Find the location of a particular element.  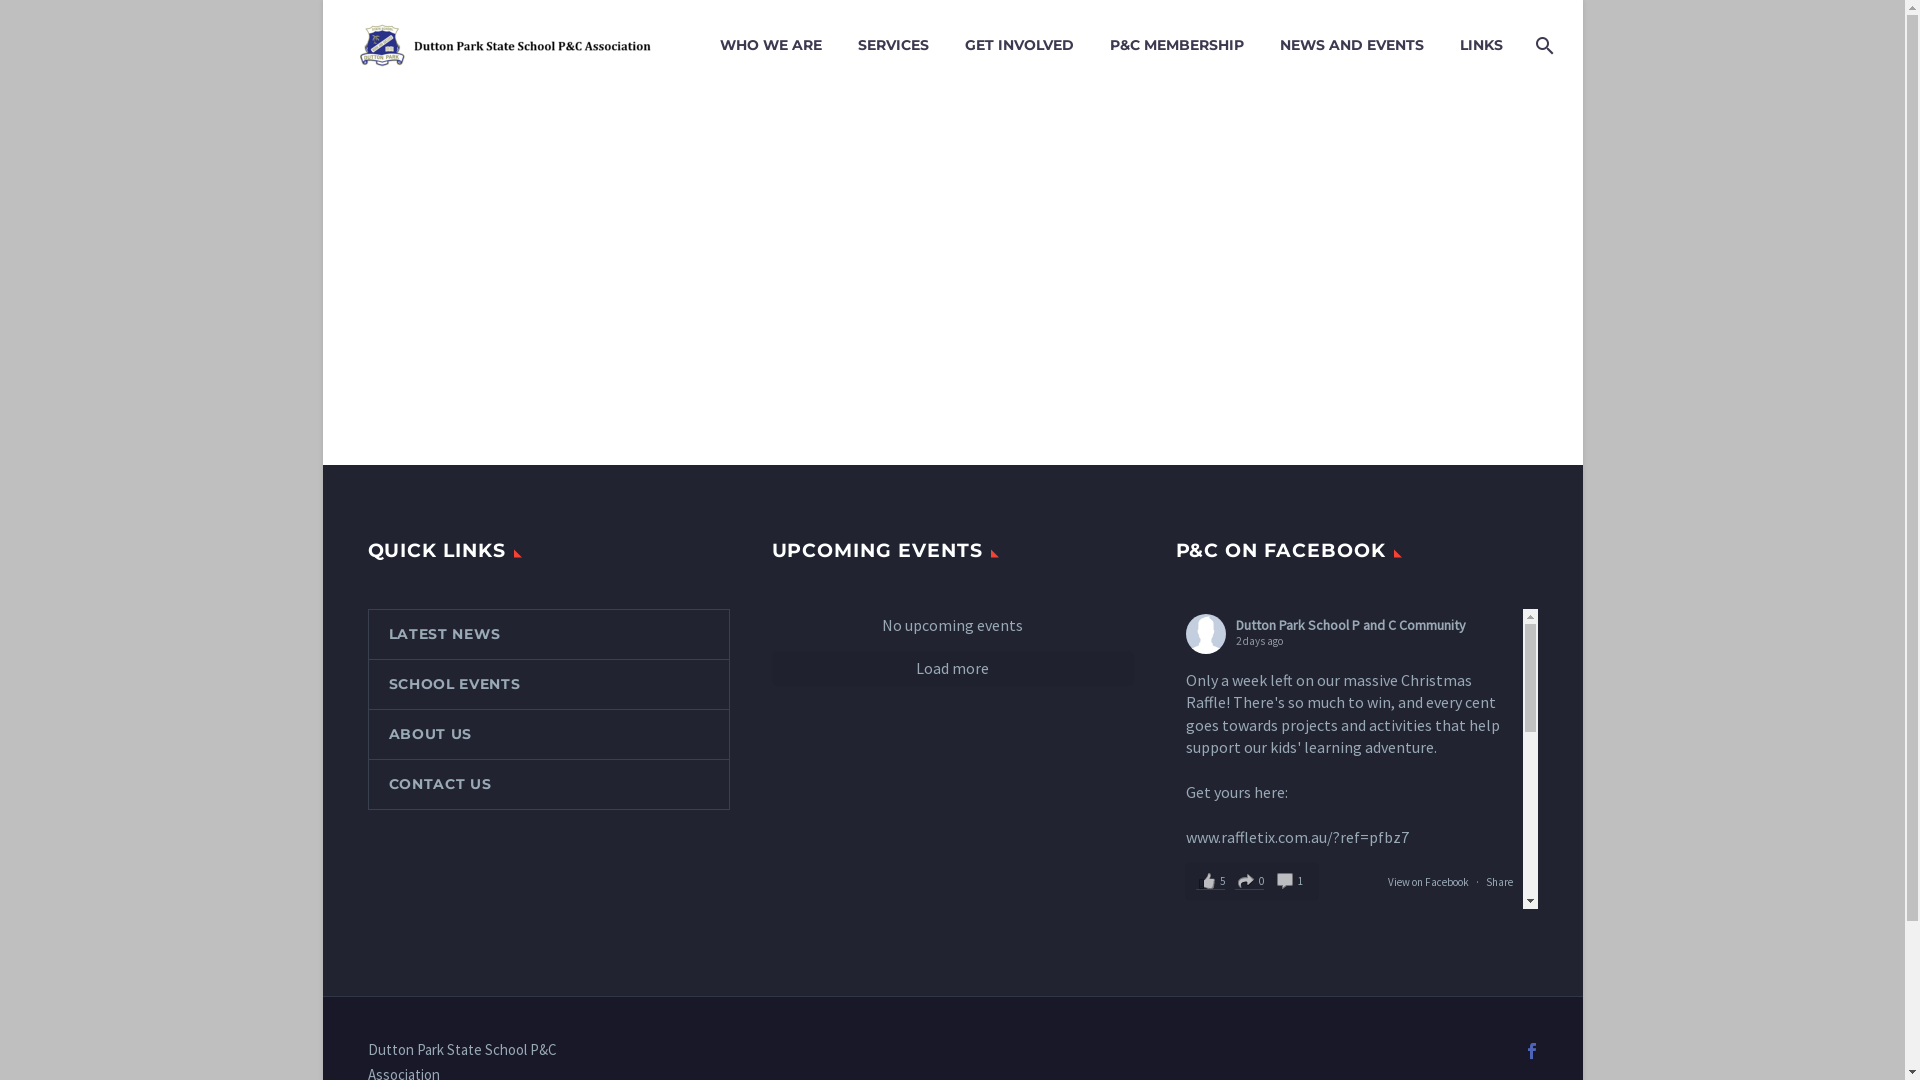

'SCHOOL EVENTS' is located at coordinates (547, 683).